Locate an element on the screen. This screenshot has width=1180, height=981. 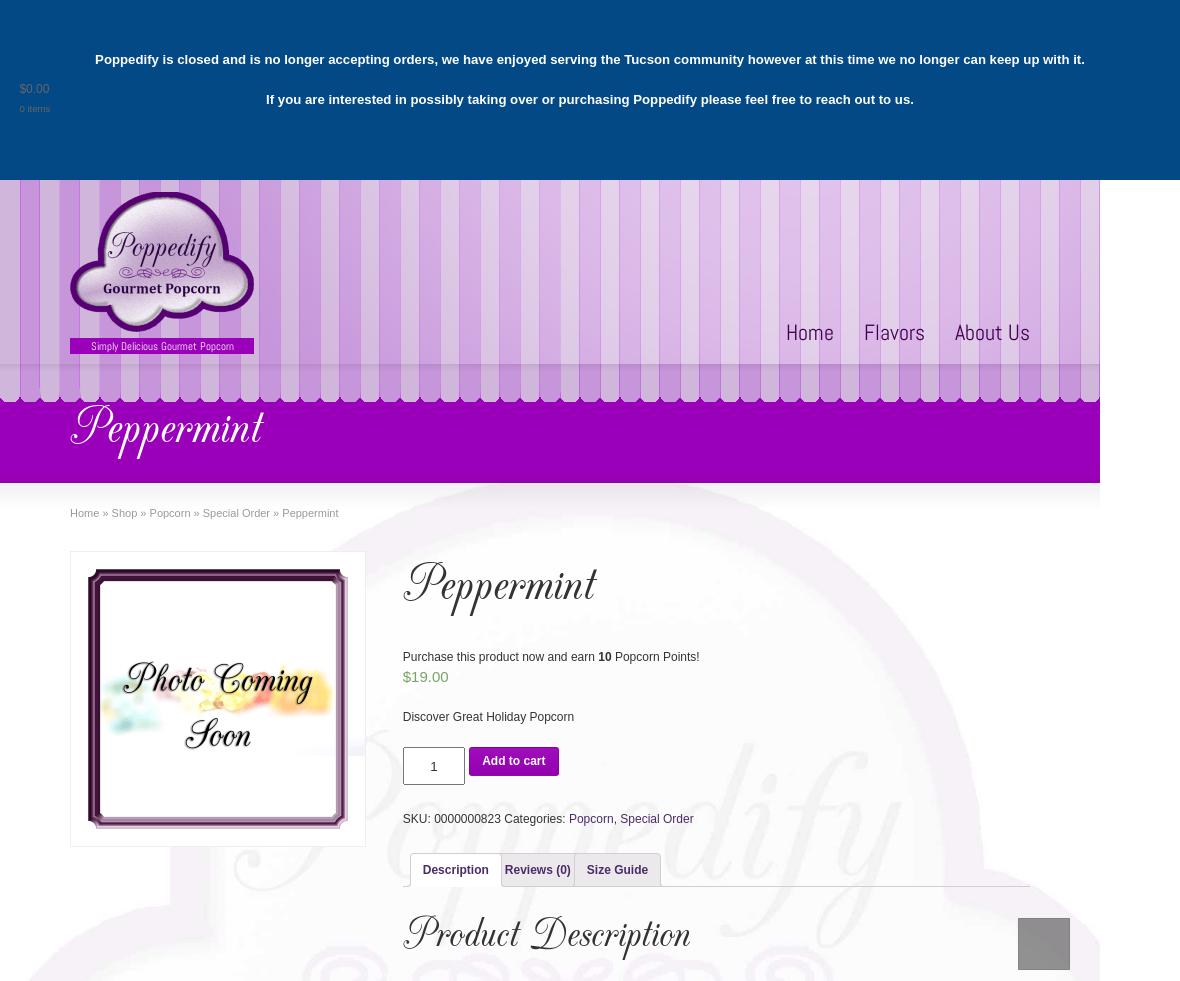
'Discover Great Holiday Popcorn' is located at coordinates (488, 717).